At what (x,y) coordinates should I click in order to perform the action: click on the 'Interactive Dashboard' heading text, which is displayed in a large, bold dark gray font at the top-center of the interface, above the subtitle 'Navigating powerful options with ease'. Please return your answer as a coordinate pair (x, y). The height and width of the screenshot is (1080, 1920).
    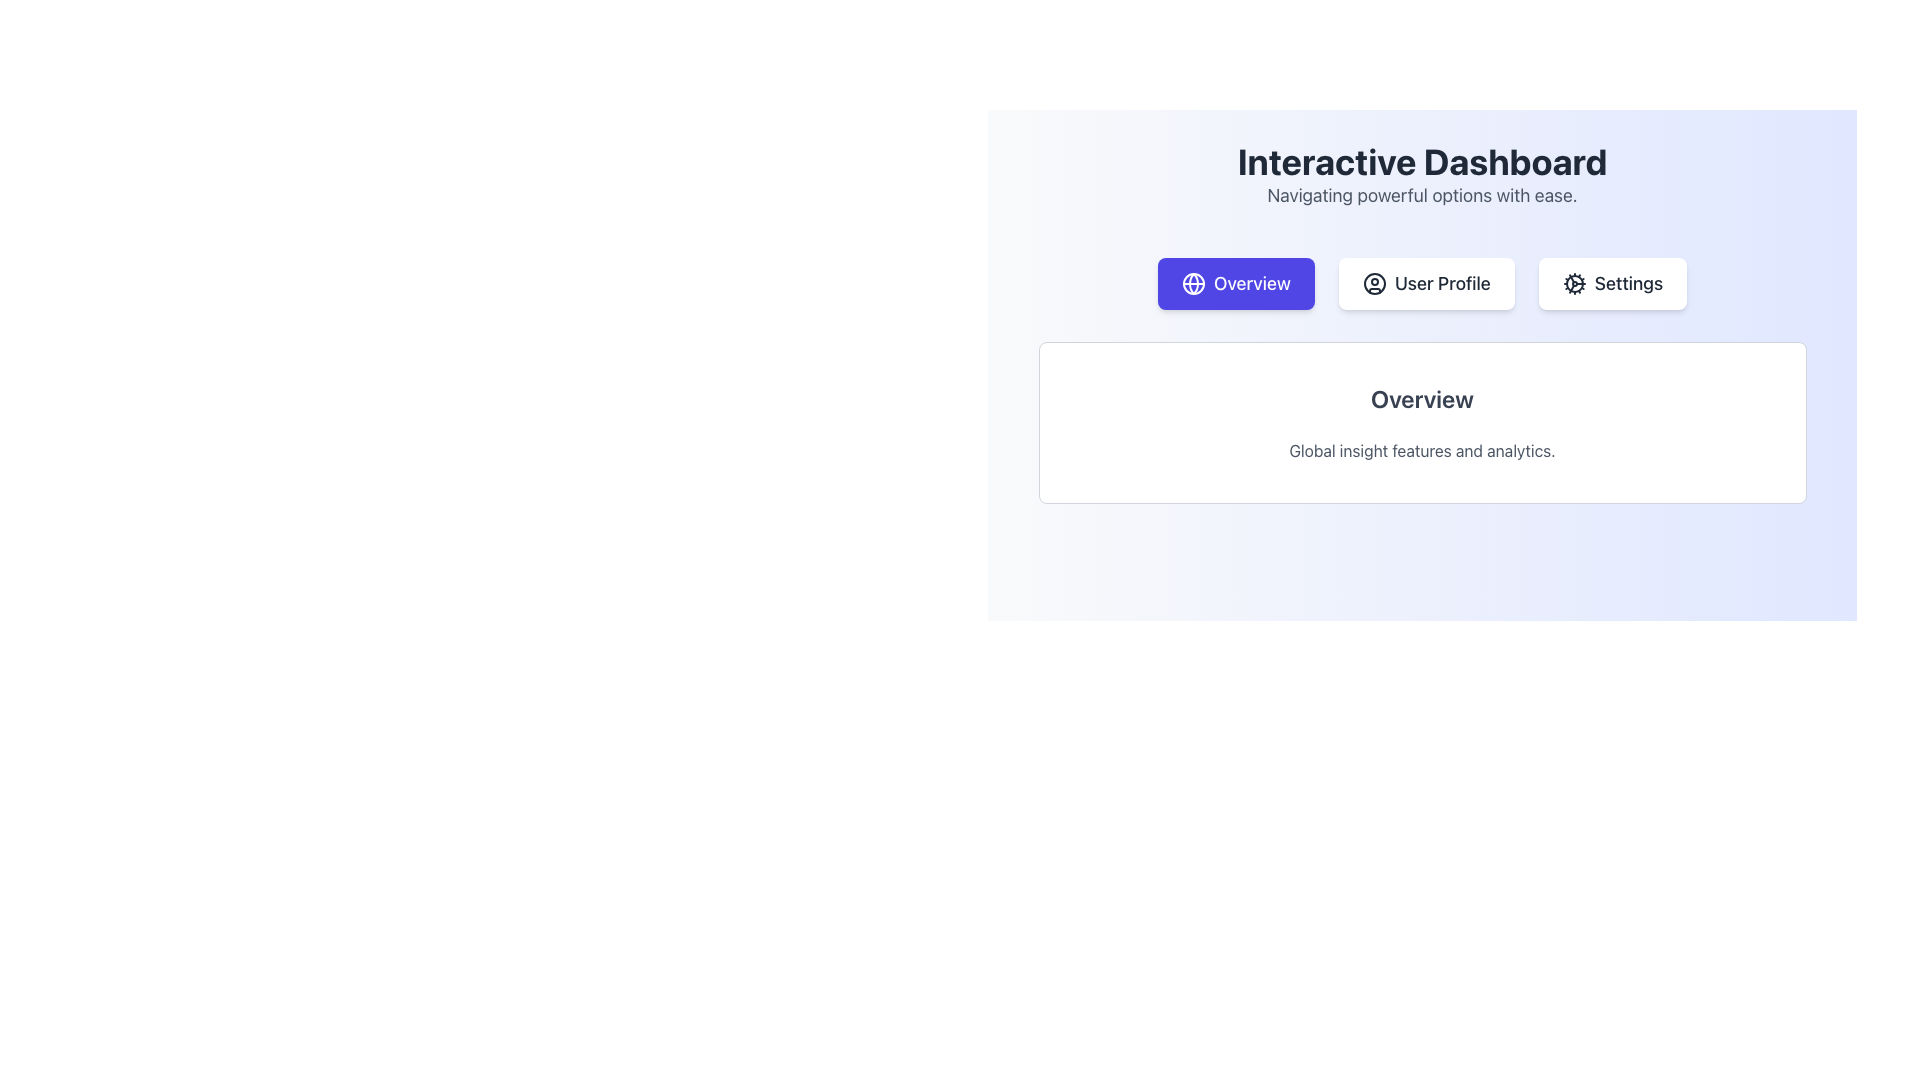
    Looking at the image, I should click on (1421, 161).